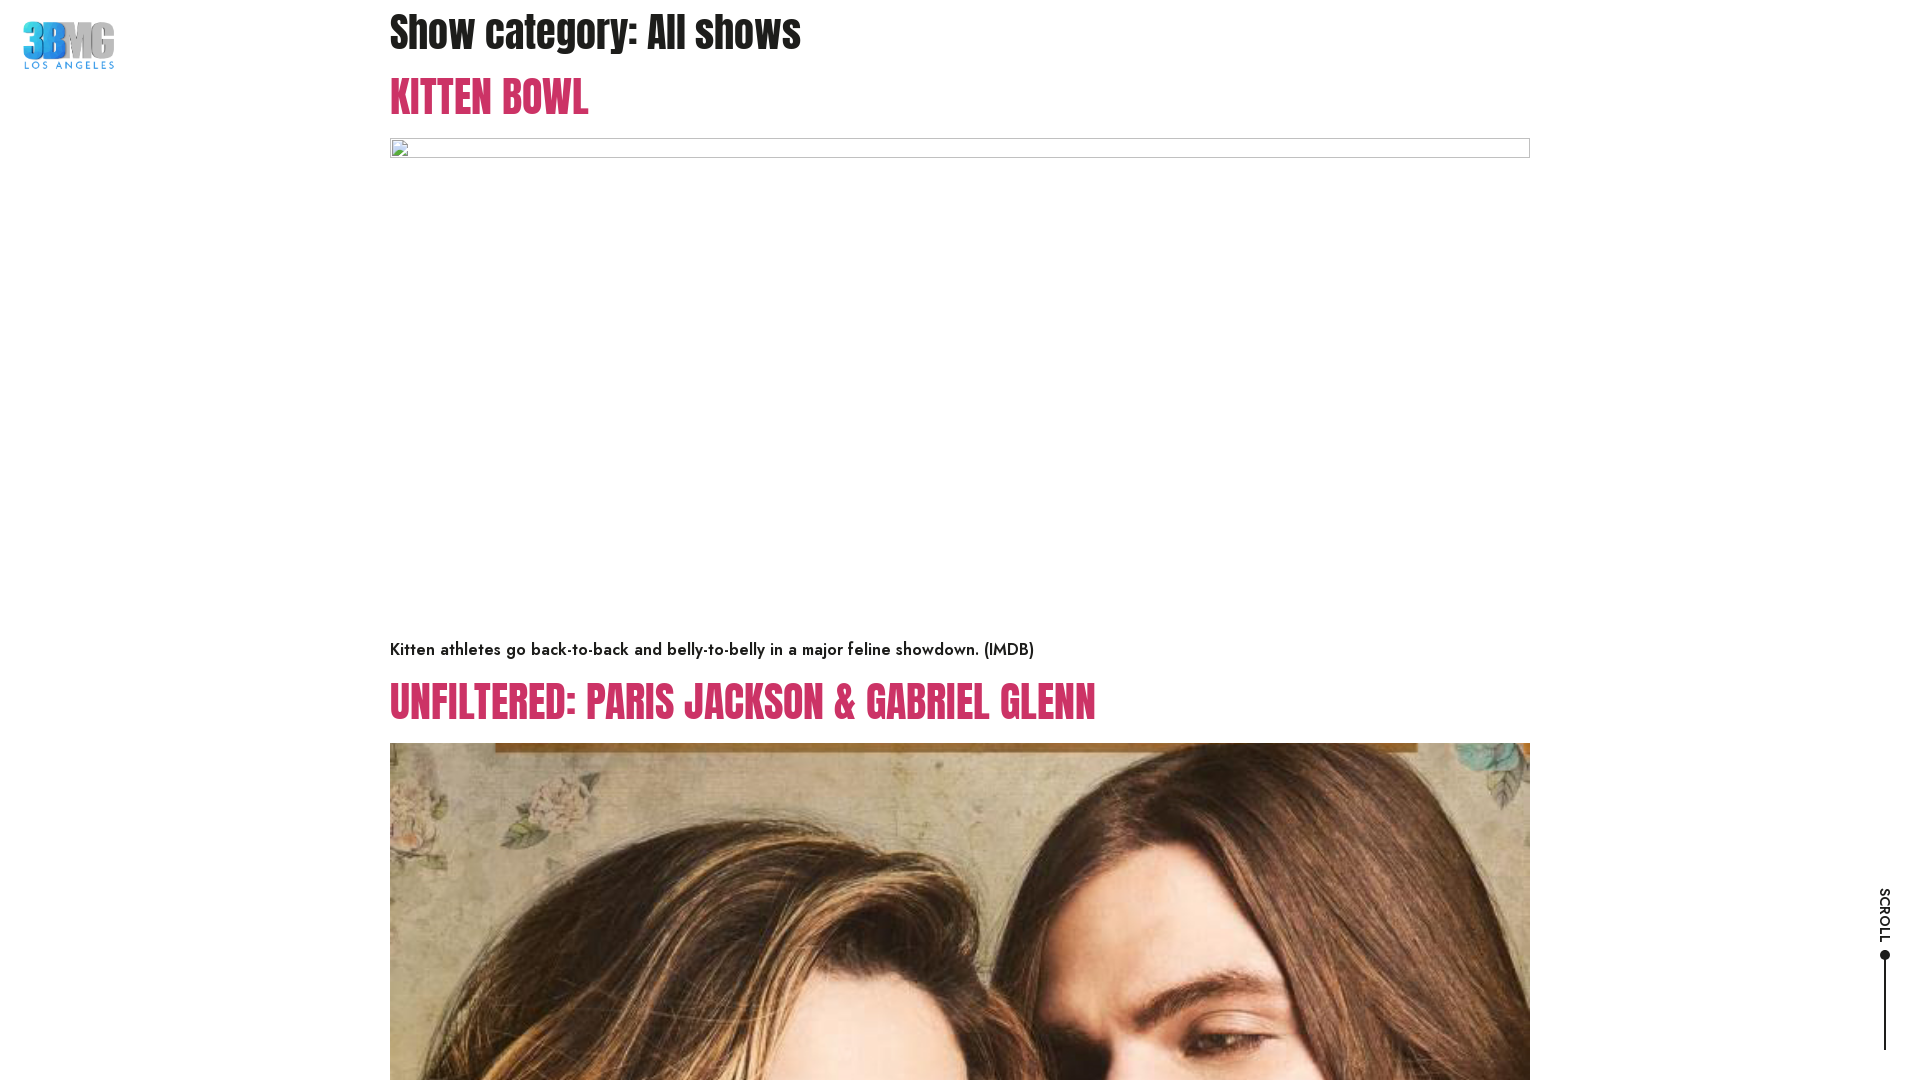 This screenshot has width=1920, height=1080. I want to click on 'KITTEN BOWL', so click(489, 96).